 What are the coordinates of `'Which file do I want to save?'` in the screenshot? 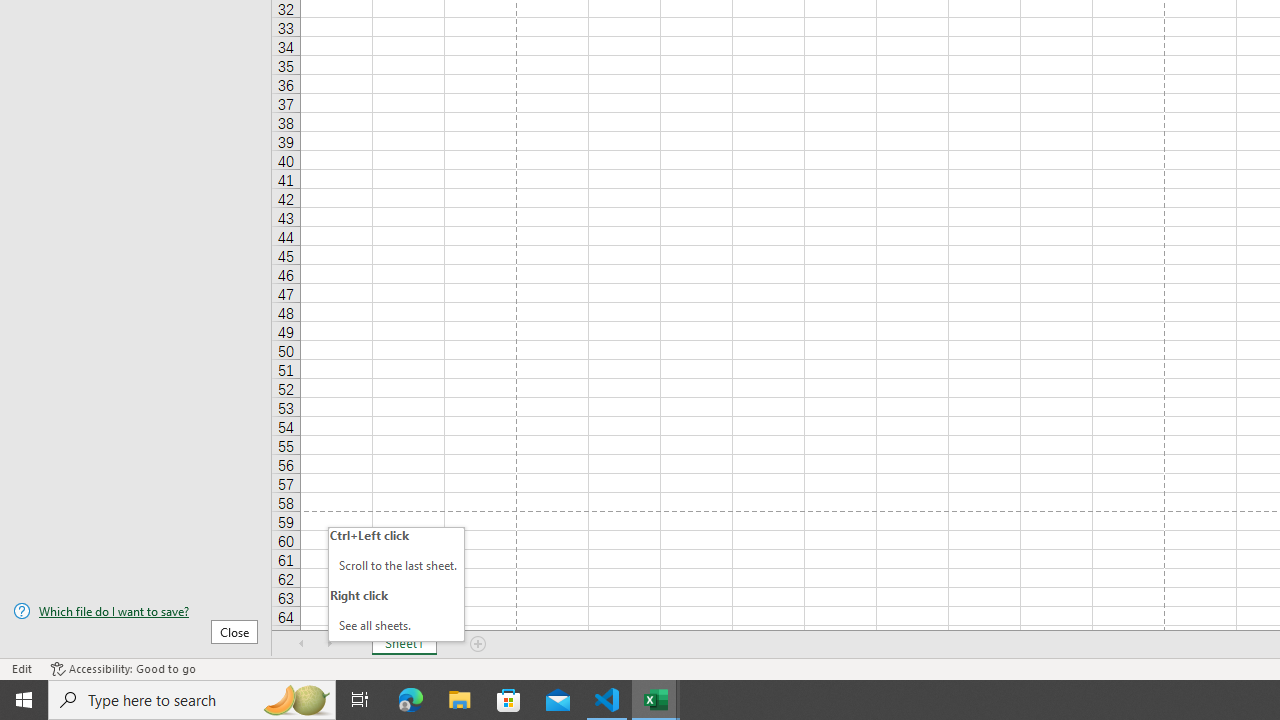 It's located at (135, 610).